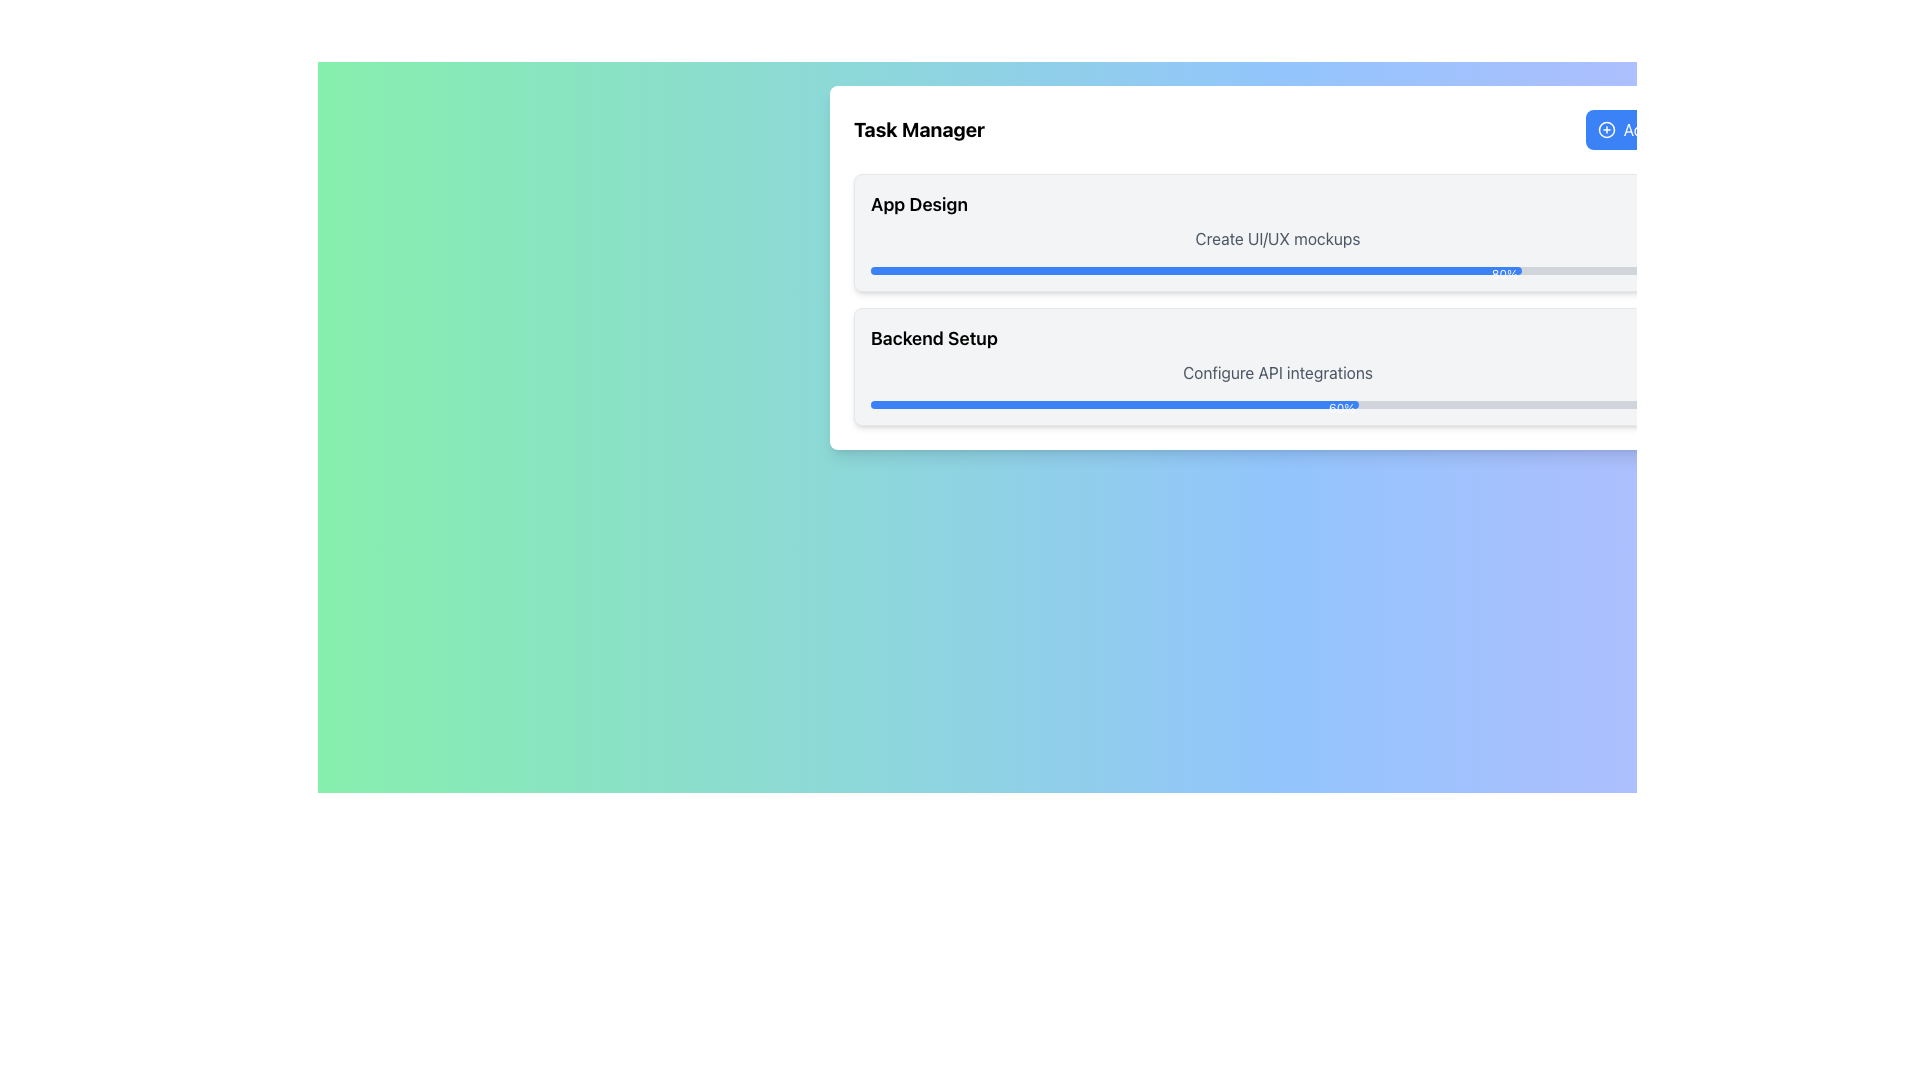  What do you see at coordinates (1276, 405) in the screenshot?
I see `completion percentage value '60%' from the progress bar located in the lower section of the 'Backend Setup' card, beneath the text 'Configure API integrations'` at bounding box center [1276, 405].